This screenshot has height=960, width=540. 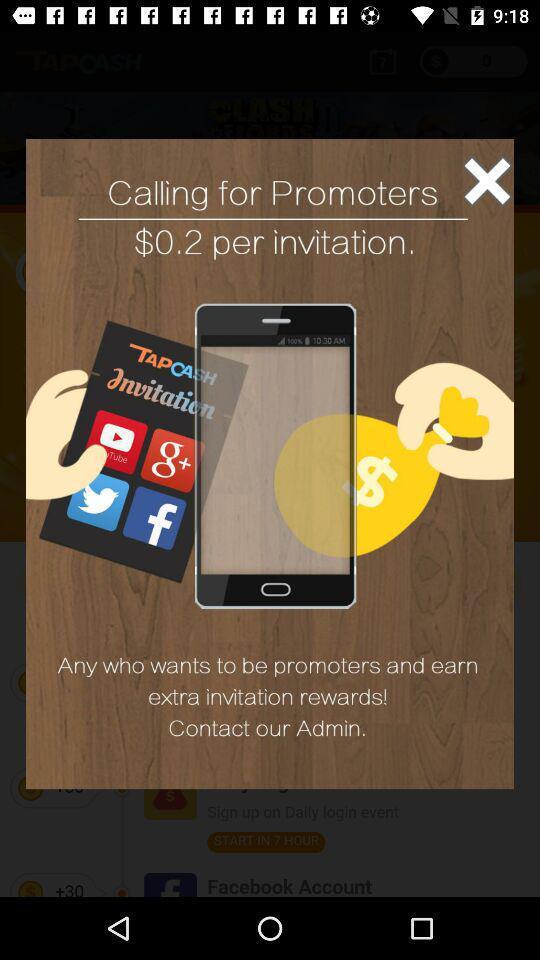 What do you see at coordinates (486, 181) in the screenshot?
I see `page` at bounding box center [486, 181].